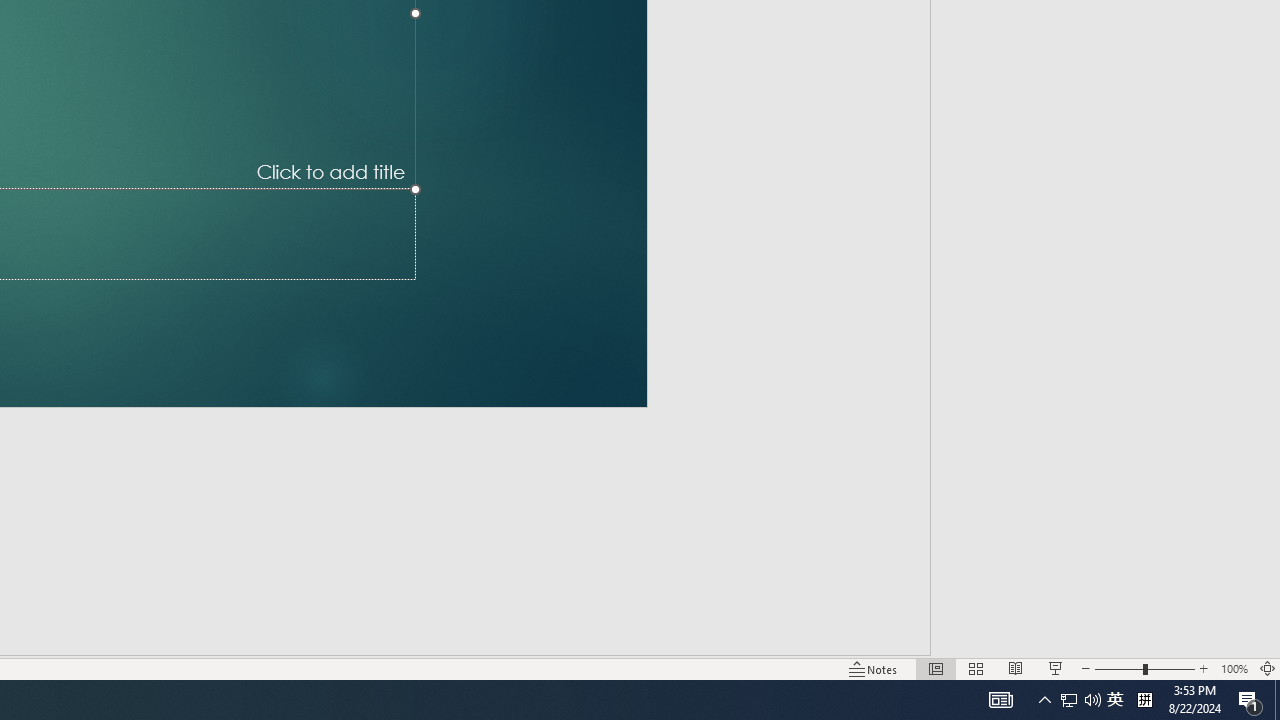 This screenshot has height=720, width=1280. Describe the element at coordinates (935, 669) in the screenshot. I see `'Normal'` at that location.